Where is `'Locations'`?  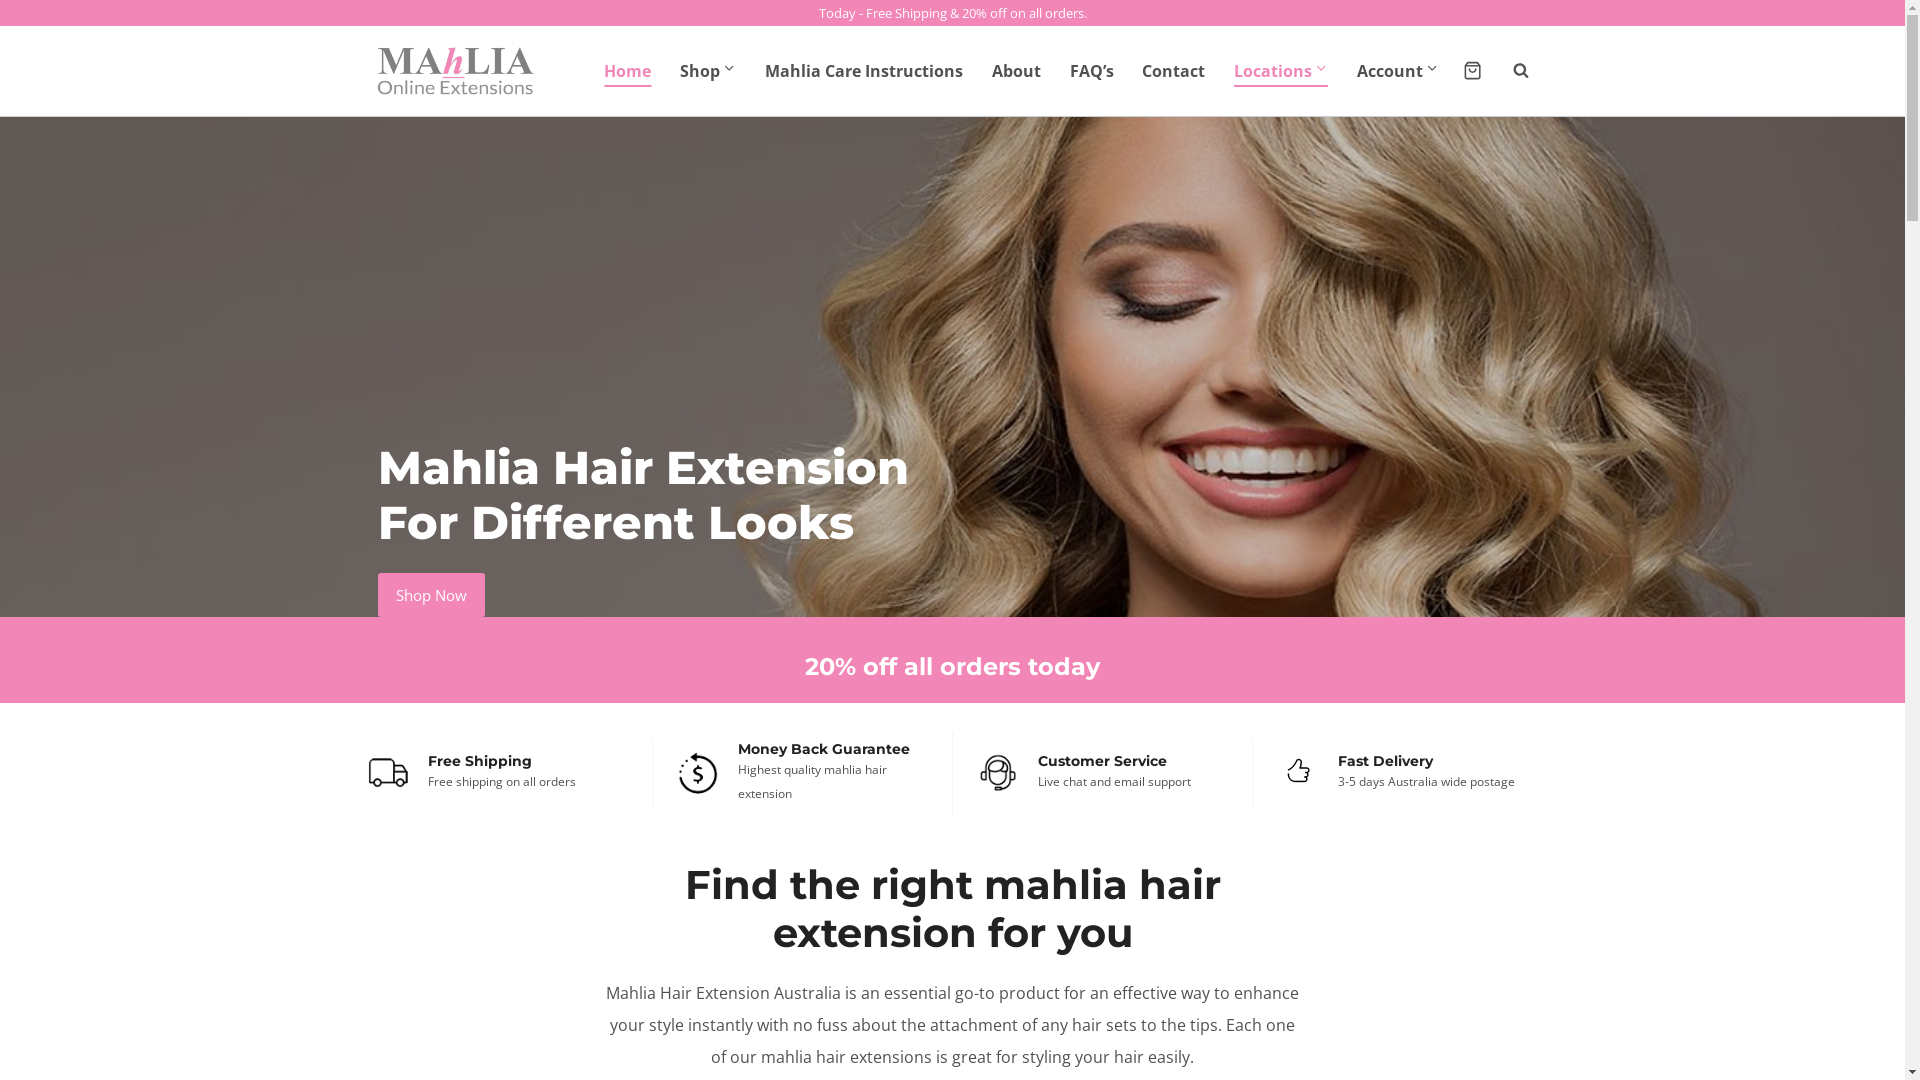
'Locations' is located at coordinates (1281, 69).